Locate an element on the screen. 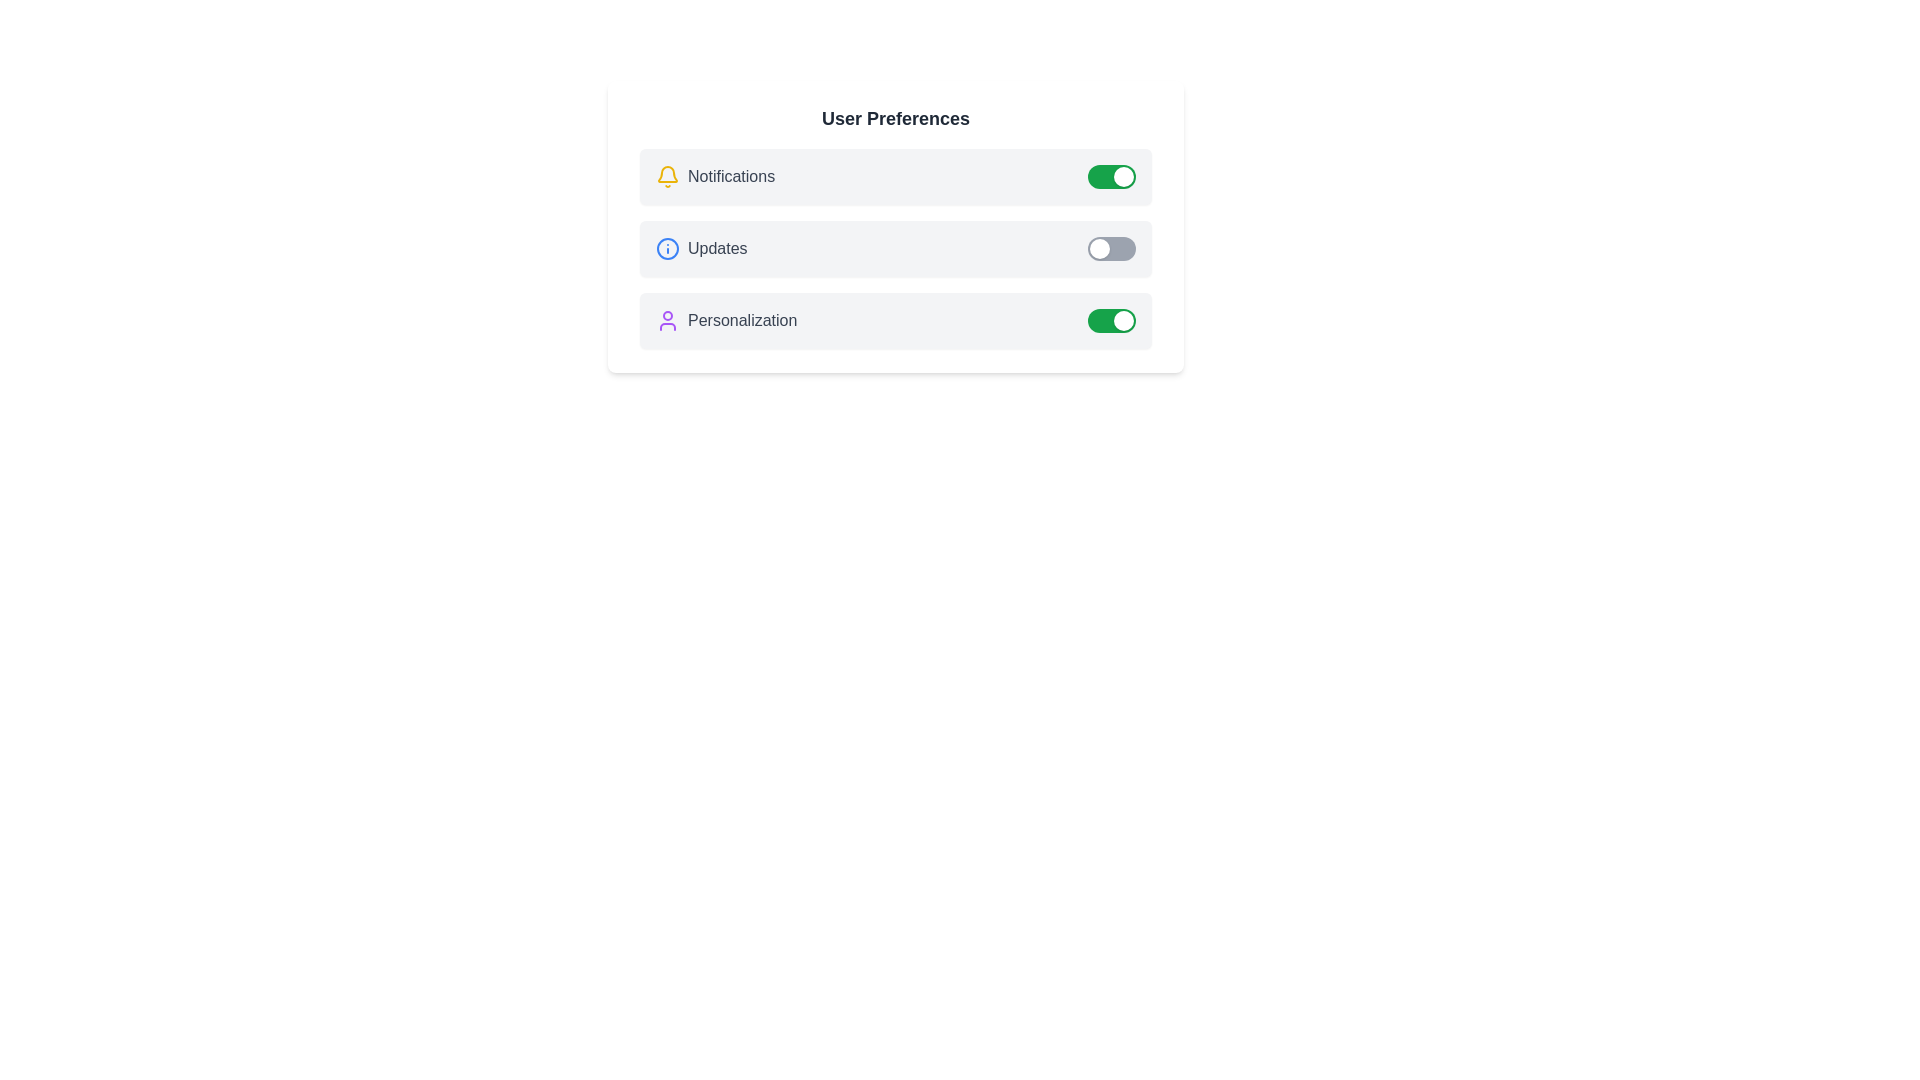 The height and width of the screenshot is (1080, 1920). the icon representing Updates is located at coordinates (667, 248).